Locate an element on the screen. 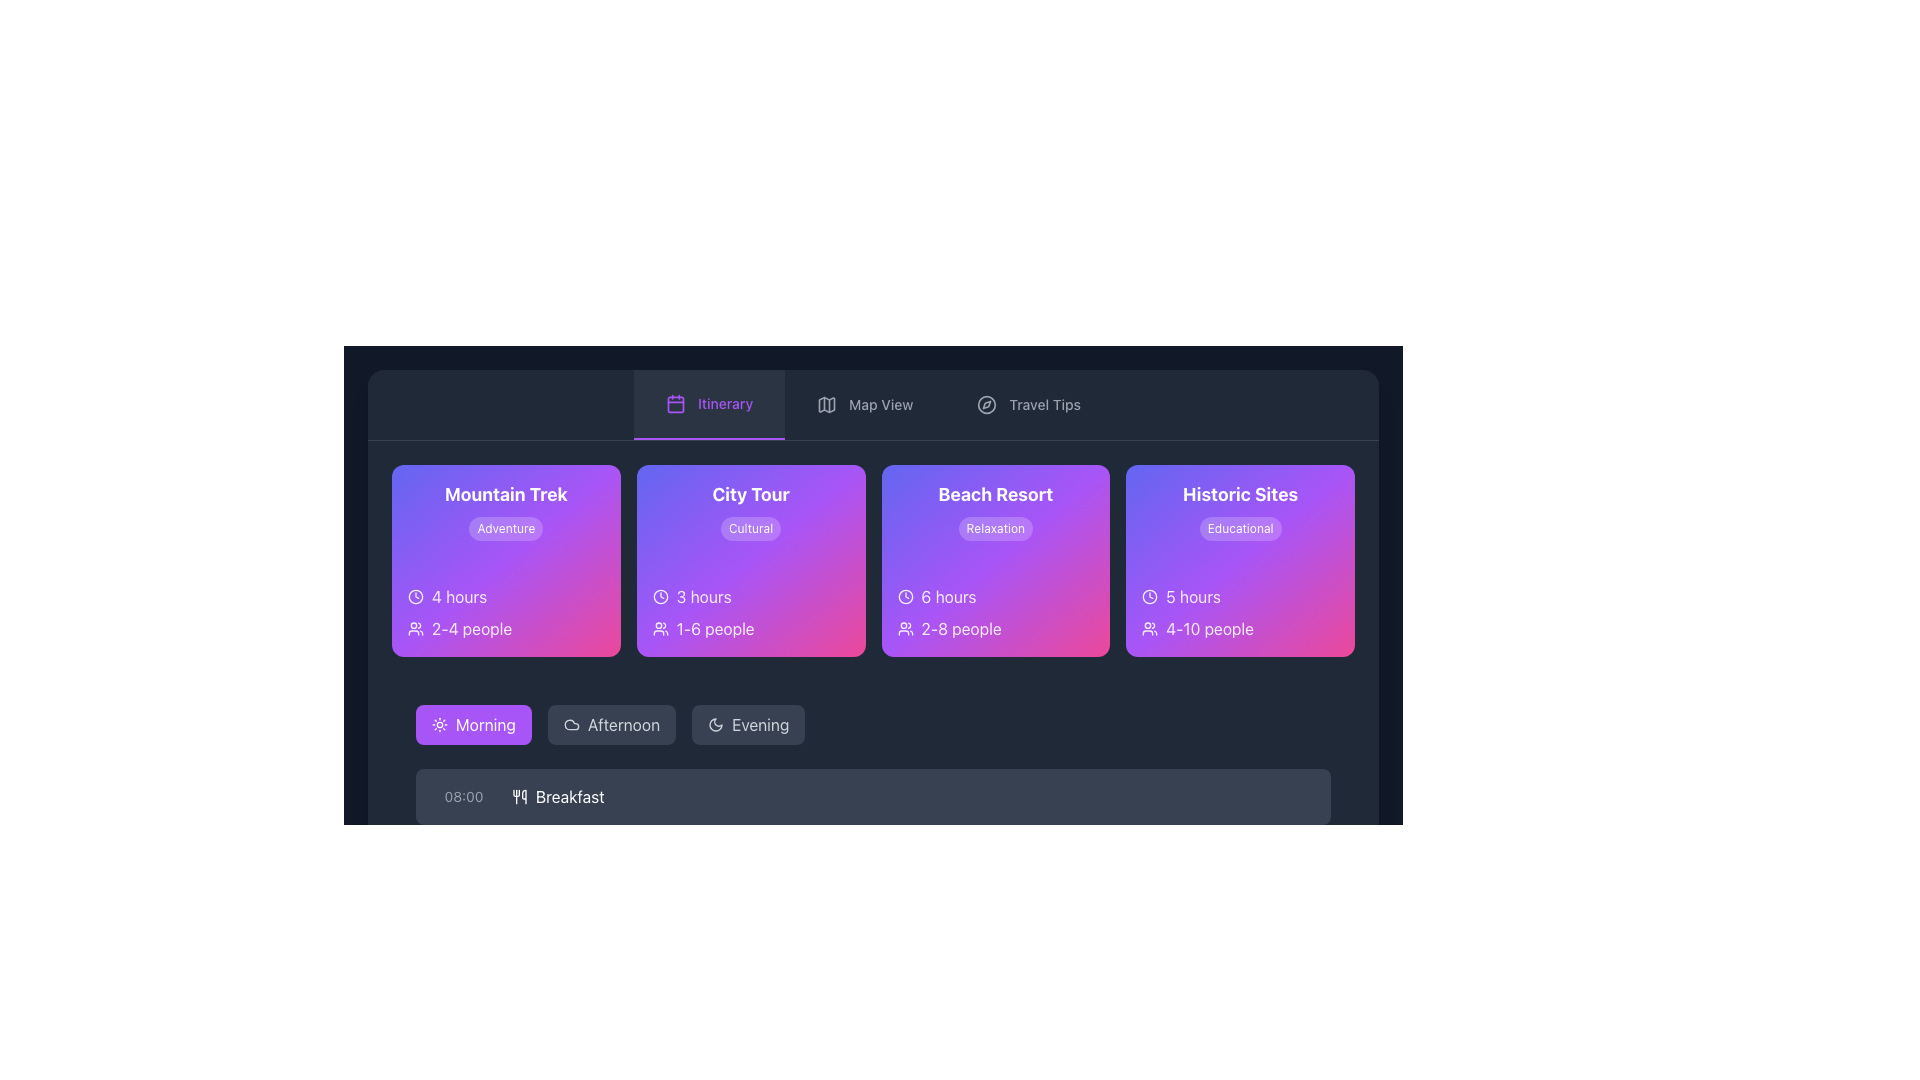 This screenshot has height=1080, width=1920. details from the text label indicating the capacity of people for the 'Mountain Trek' activity, which is located at the bottom of the card labeled 'Mountain Trek' is located at coordinates (471, 627).